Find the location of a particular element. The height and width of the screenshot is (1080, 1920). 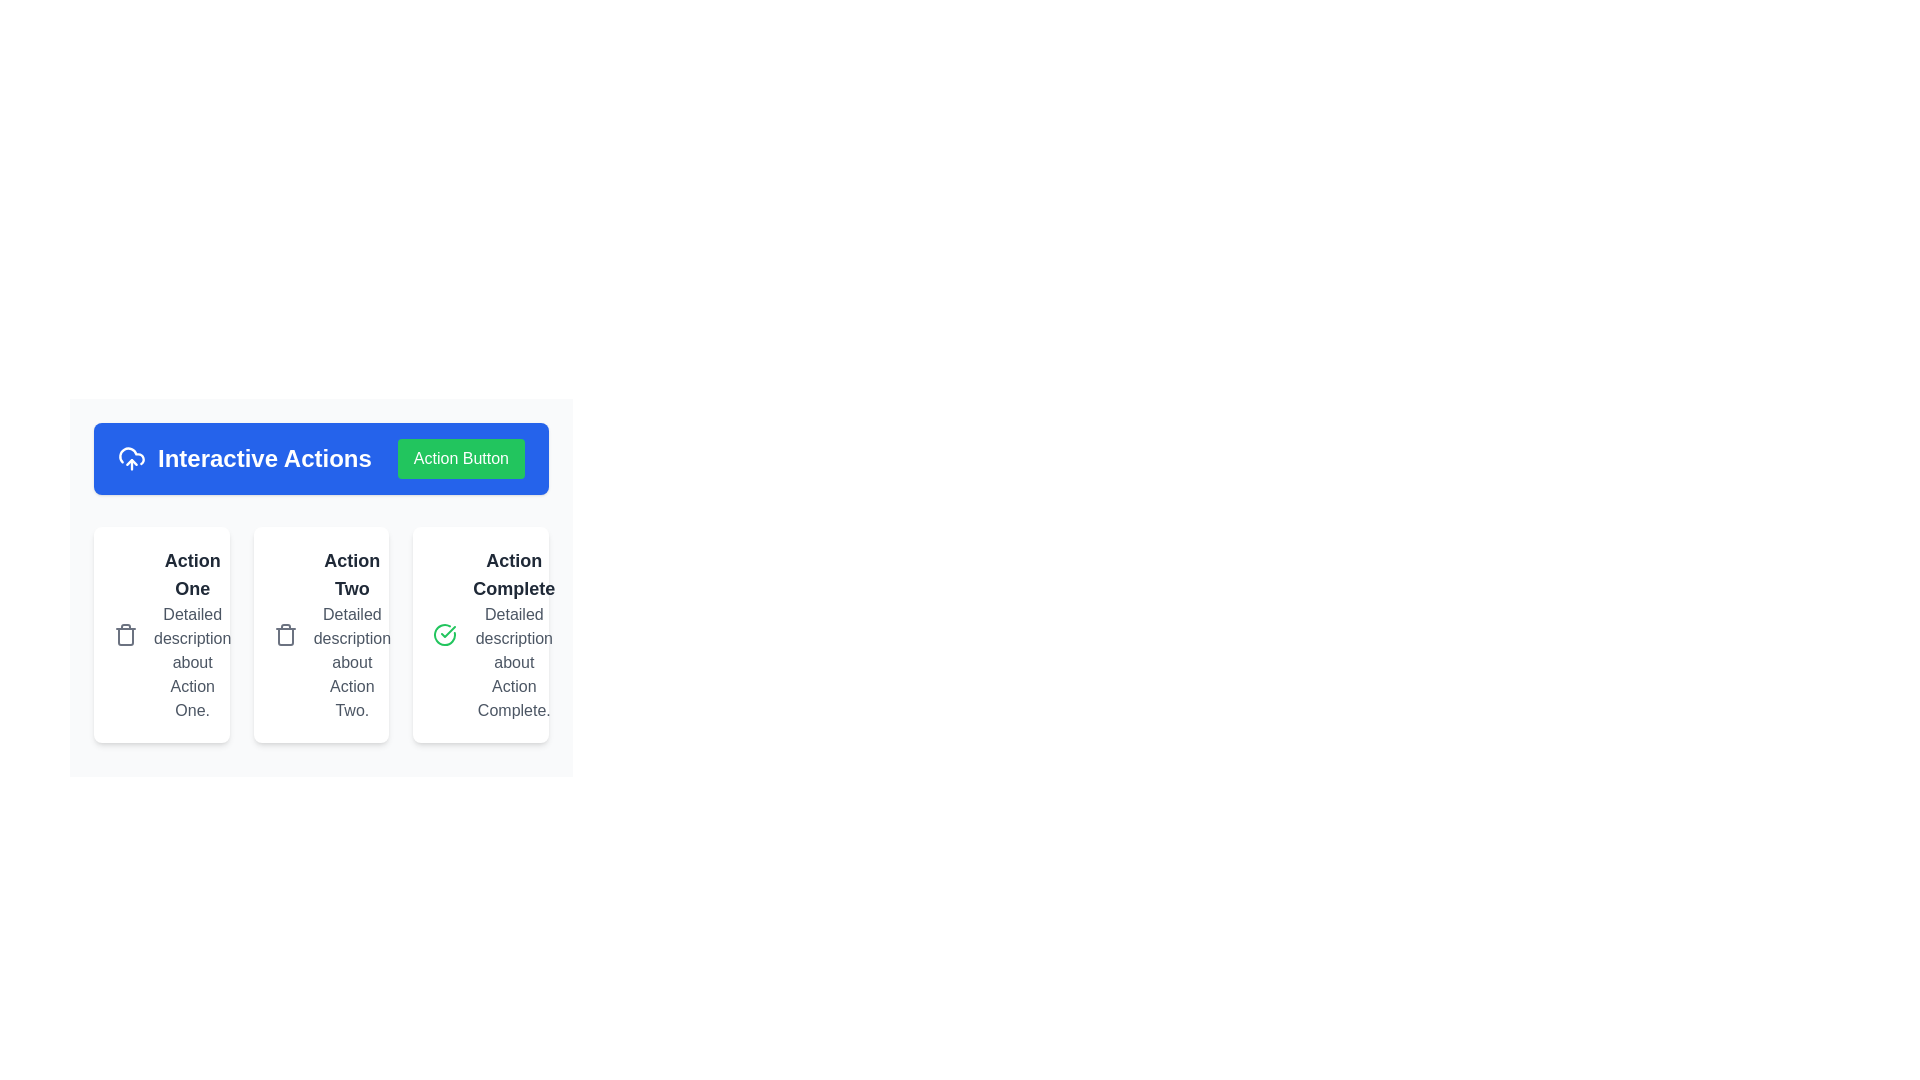

the delete icon located in the top-left corner of the 'Action Two' card, which signifies a 'delete' or 'remove' action is located at coordinates (284, 635).